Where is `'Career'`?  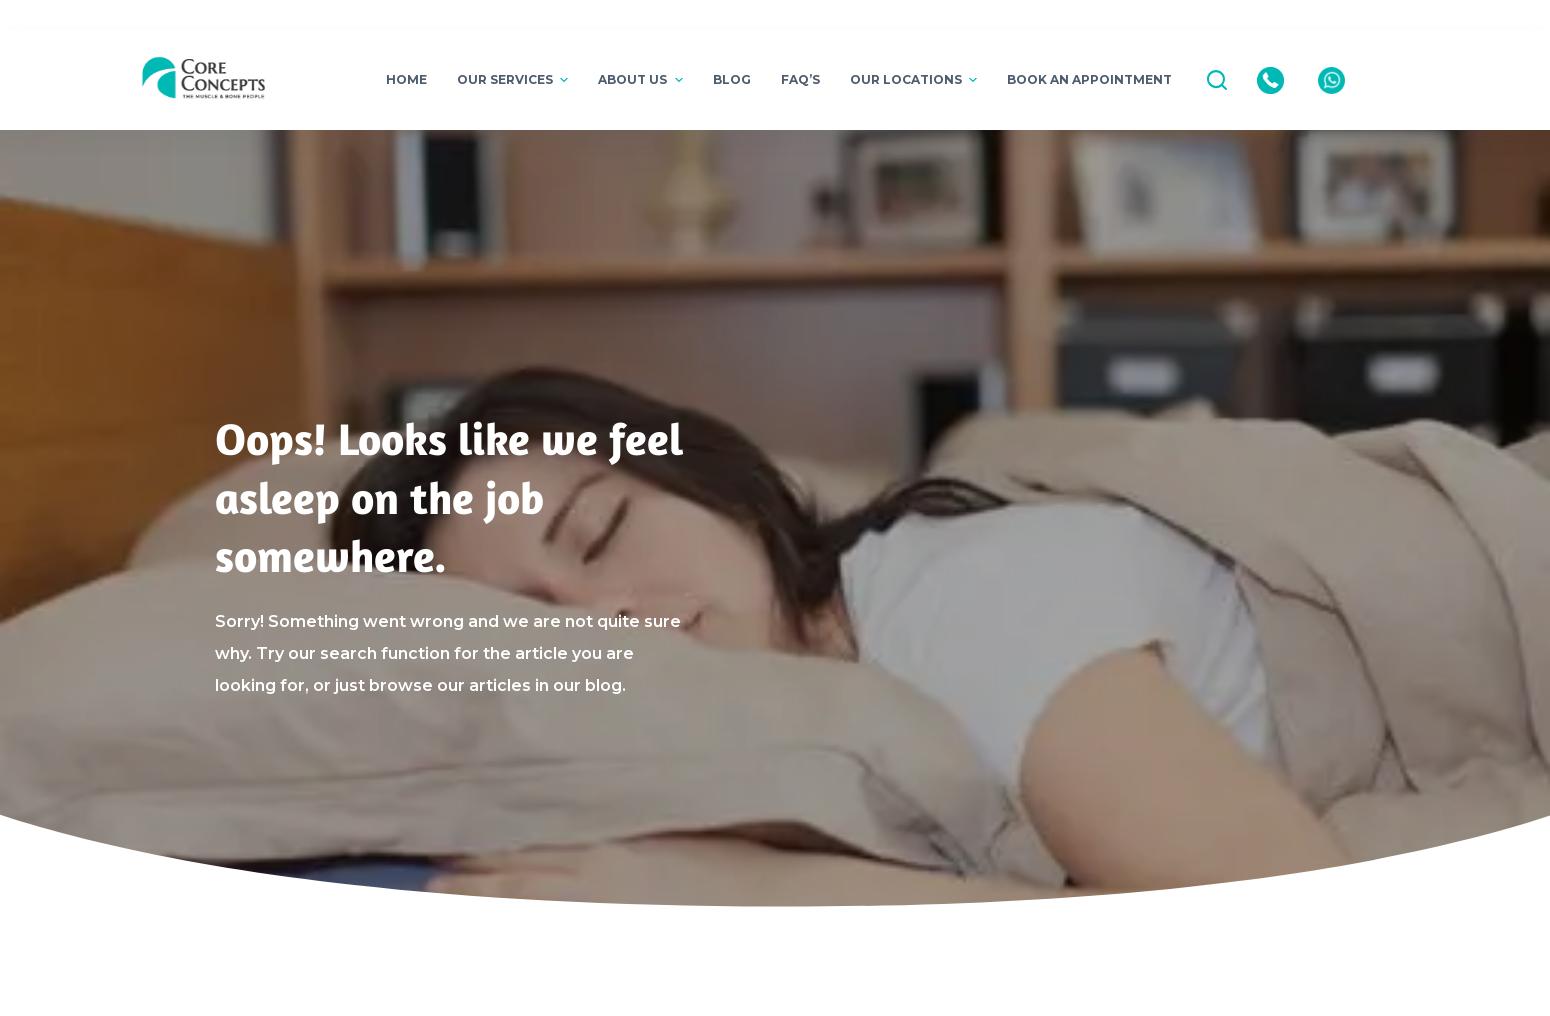 'Career' is located at coordinates (619, 311).